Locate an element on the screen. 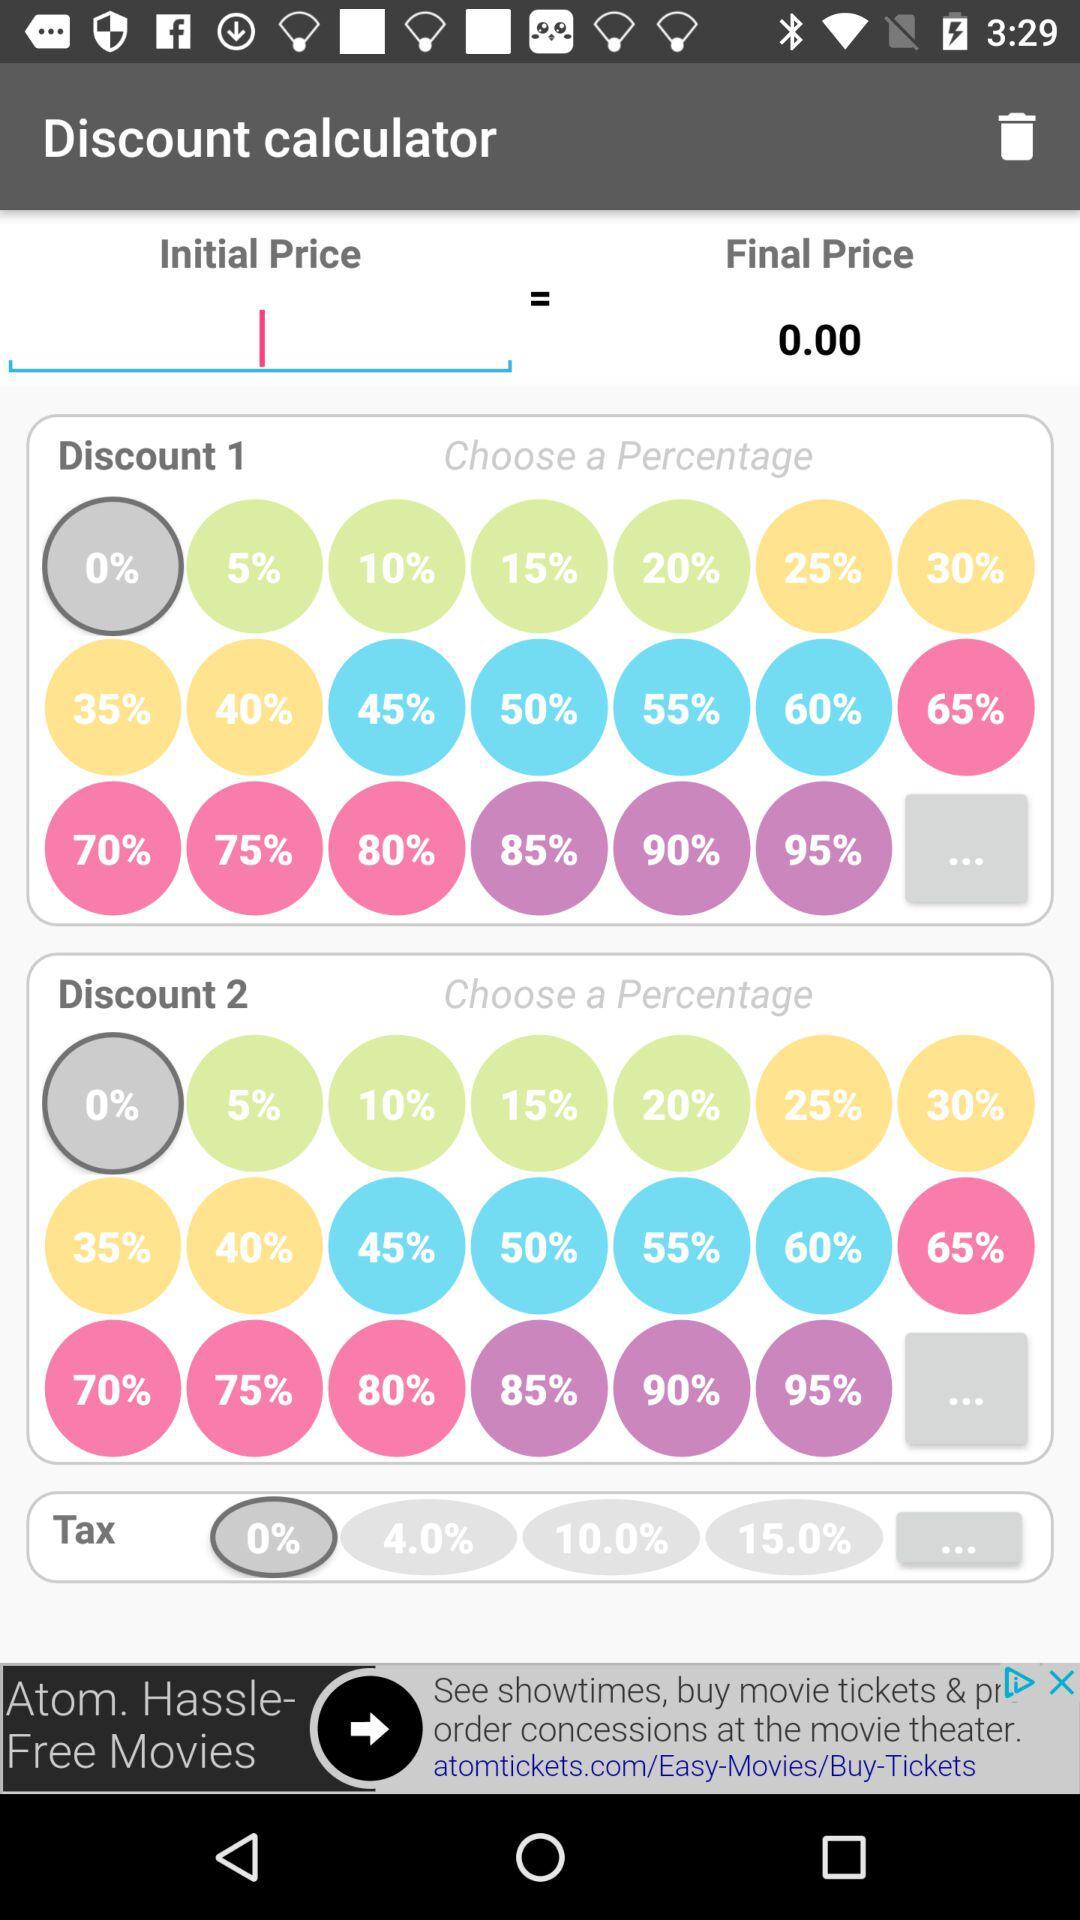 This screenshot has height=1920, width=1080. advertisement is located at coordinates (540, 1727).